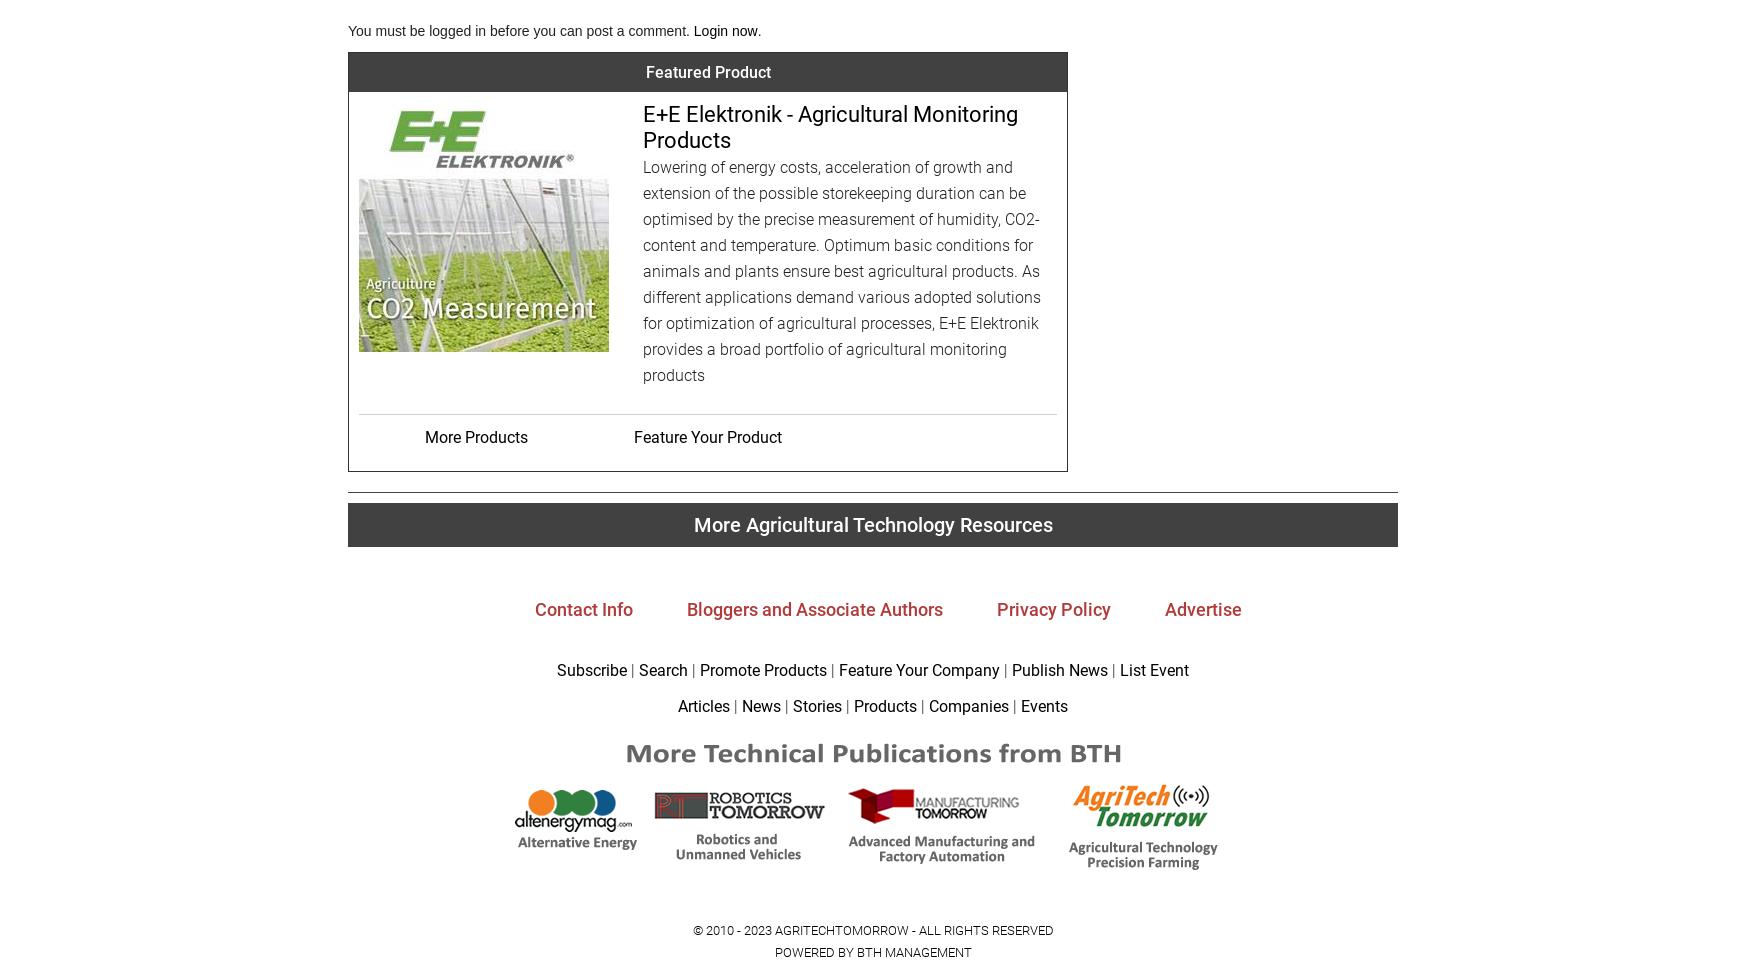  What do you see at coordinates (969, 706) in the screenshot?
I see `'Companies'` at bounding box center [969, 706].